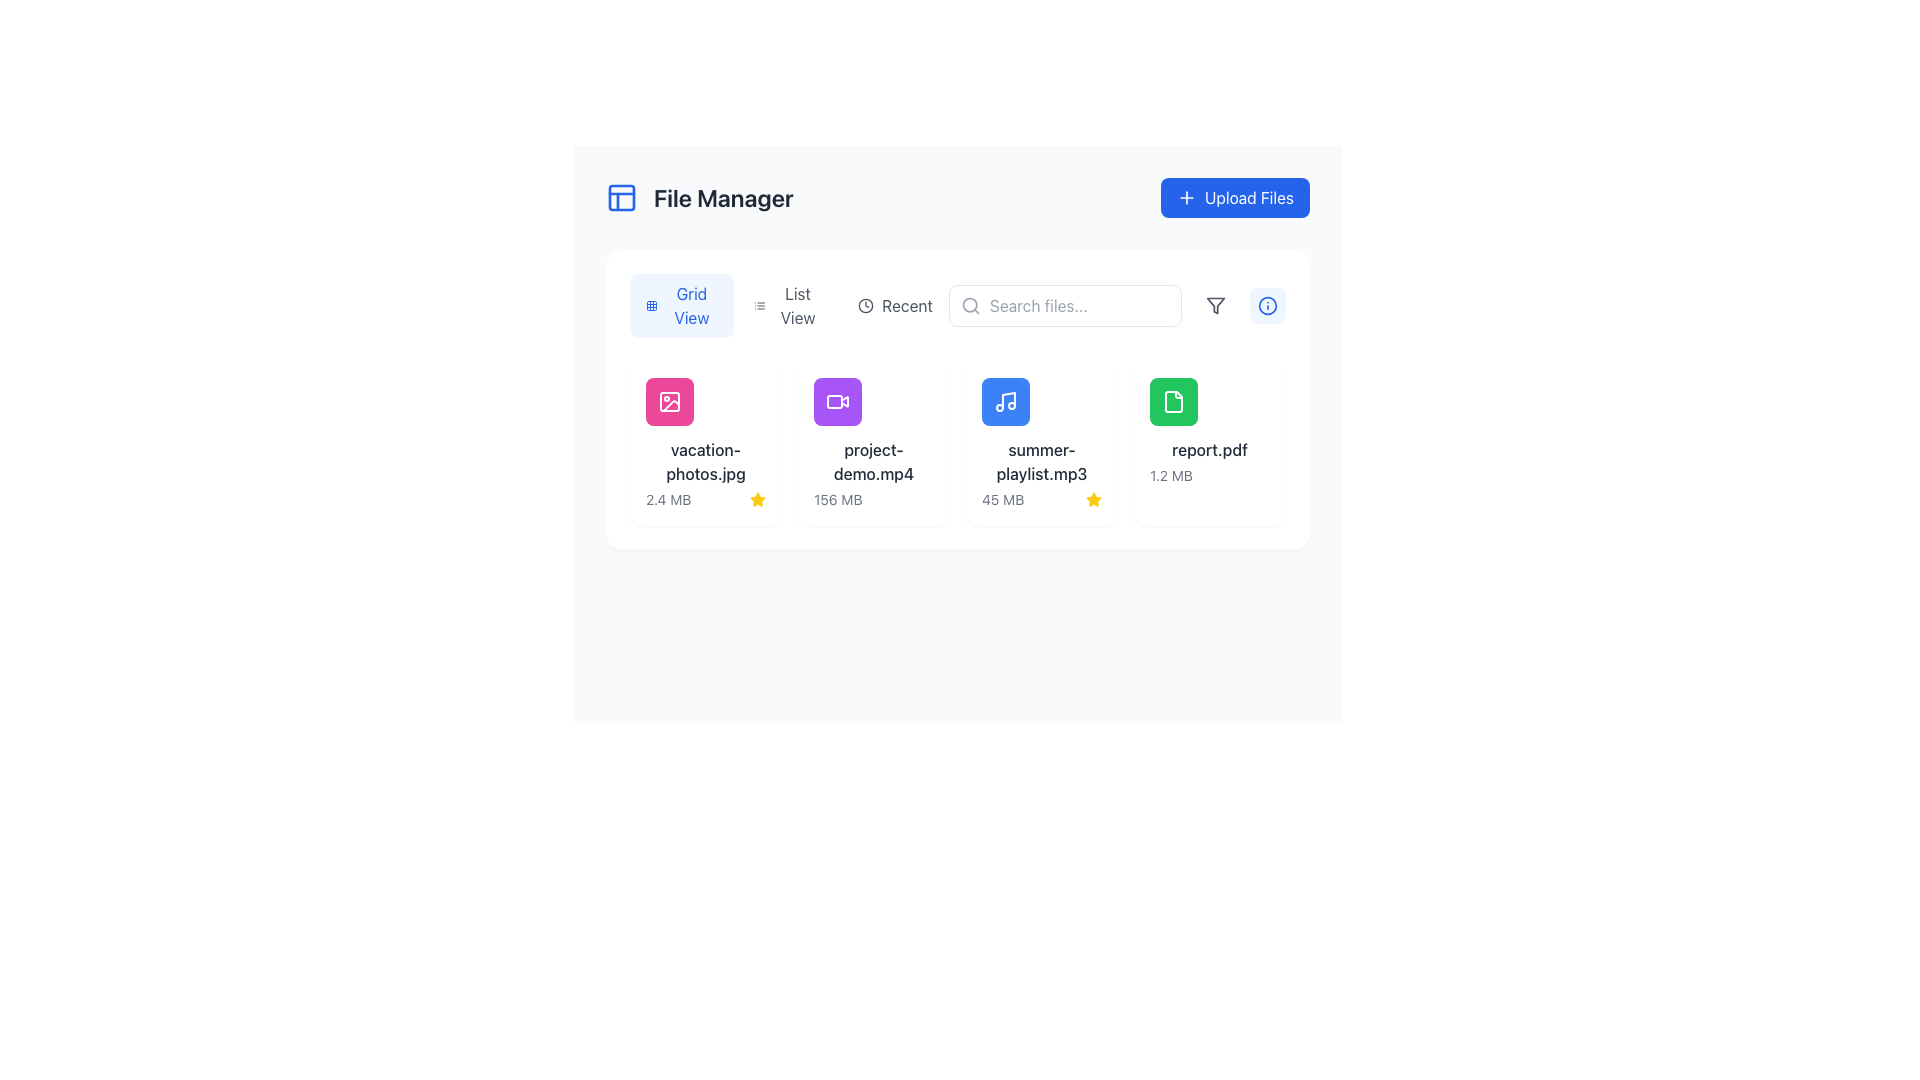  What do you see at coordinates (722, 197) in the screenshot?
I see `the text label that indicates the title or section name of the current view, positioned to the right of a square blue icon in the header section` at bounding box center [722, 197].